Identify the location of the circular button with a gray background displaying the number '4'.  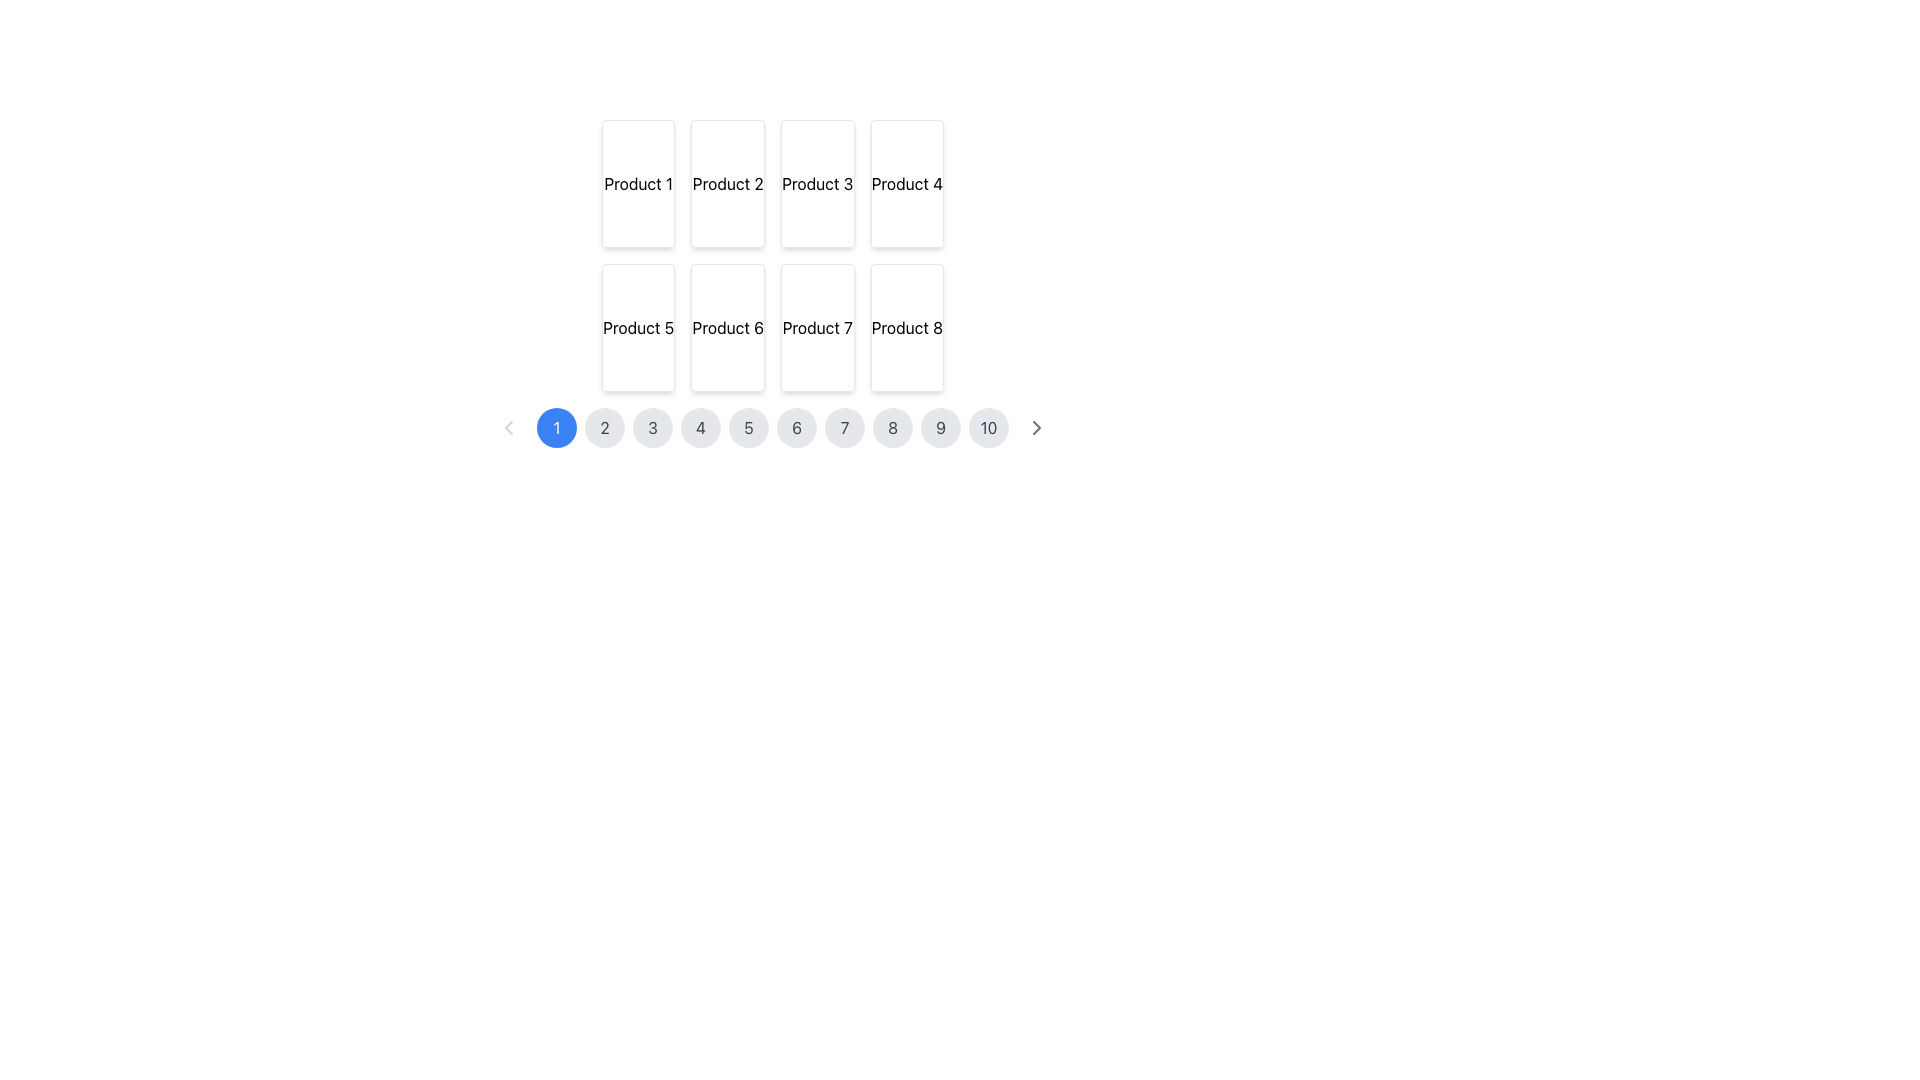
(700, 427).